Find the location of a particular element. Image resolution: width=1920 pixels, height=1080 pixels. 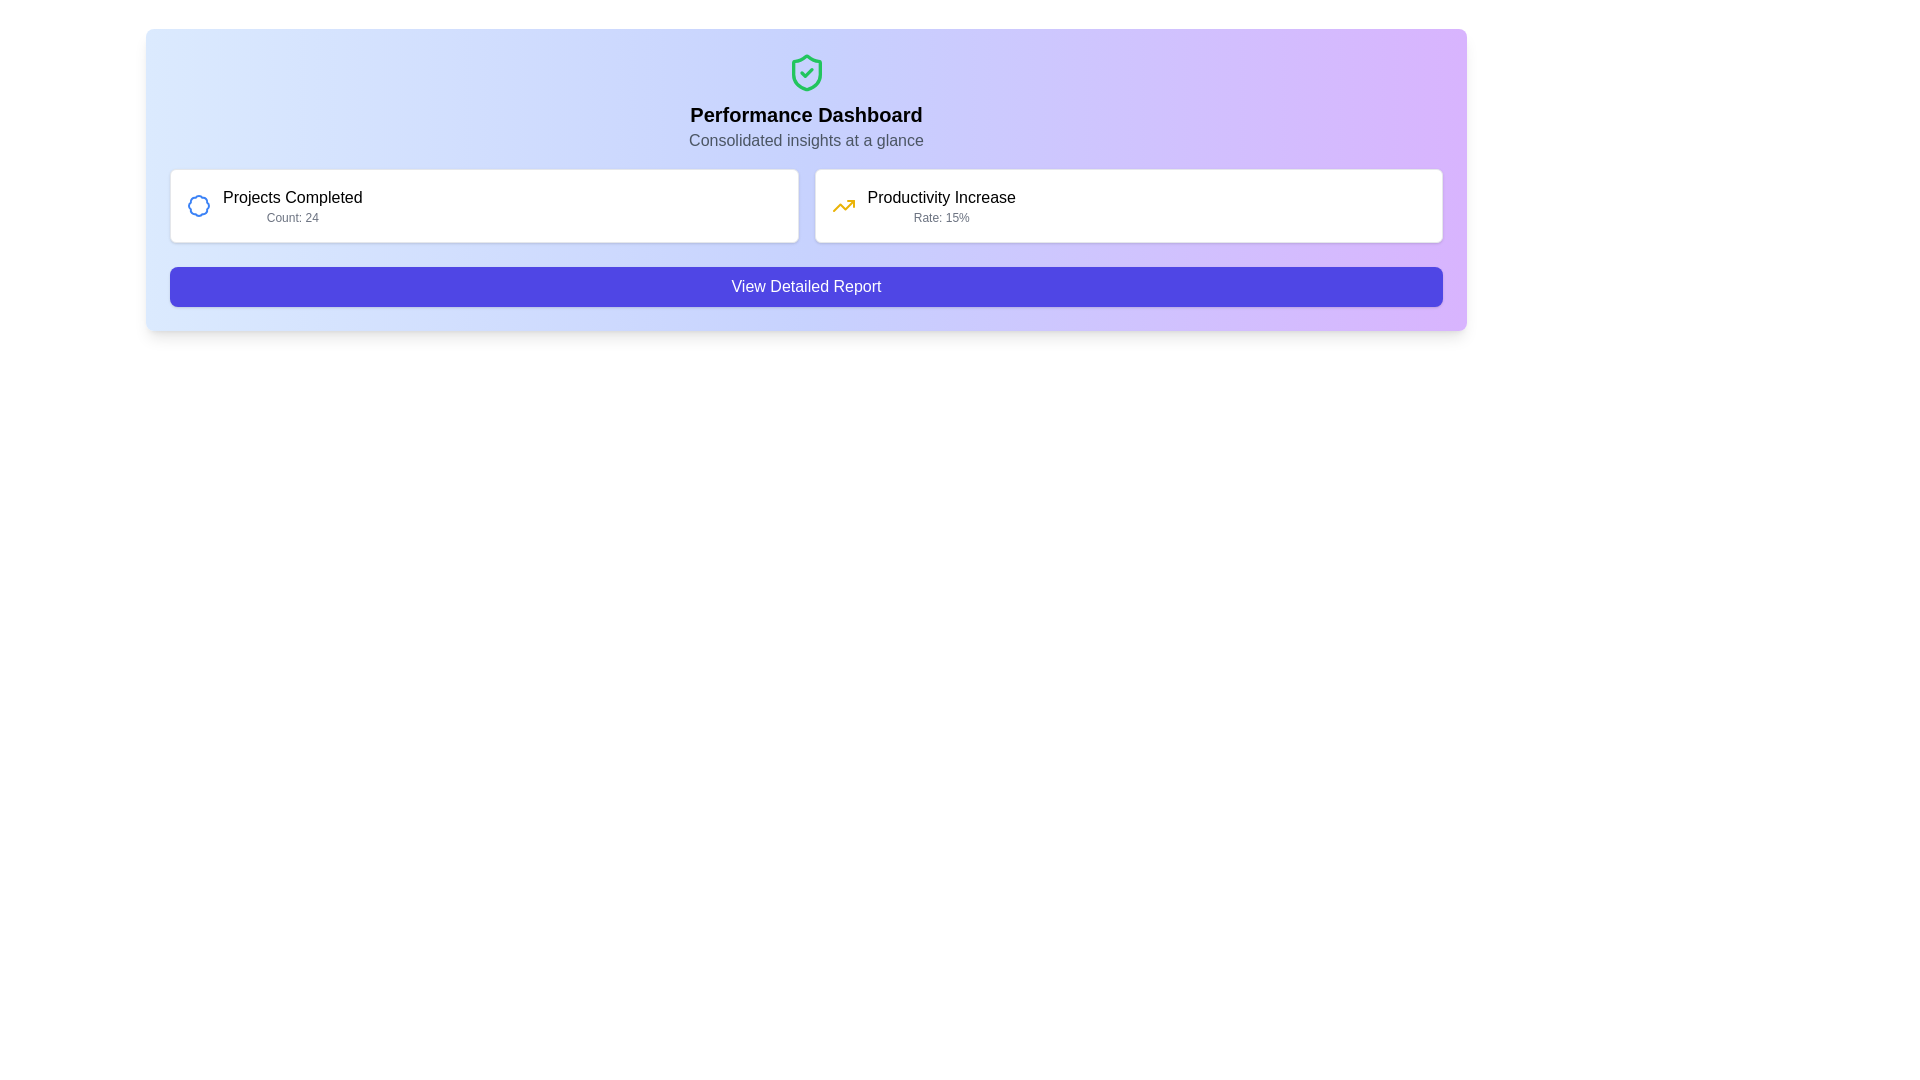

the text label that reads 'Projects Completed', which is styled with medium font weight and located at the top of a white rectangular card within a two-column layout is located at coordinates (291, 197).